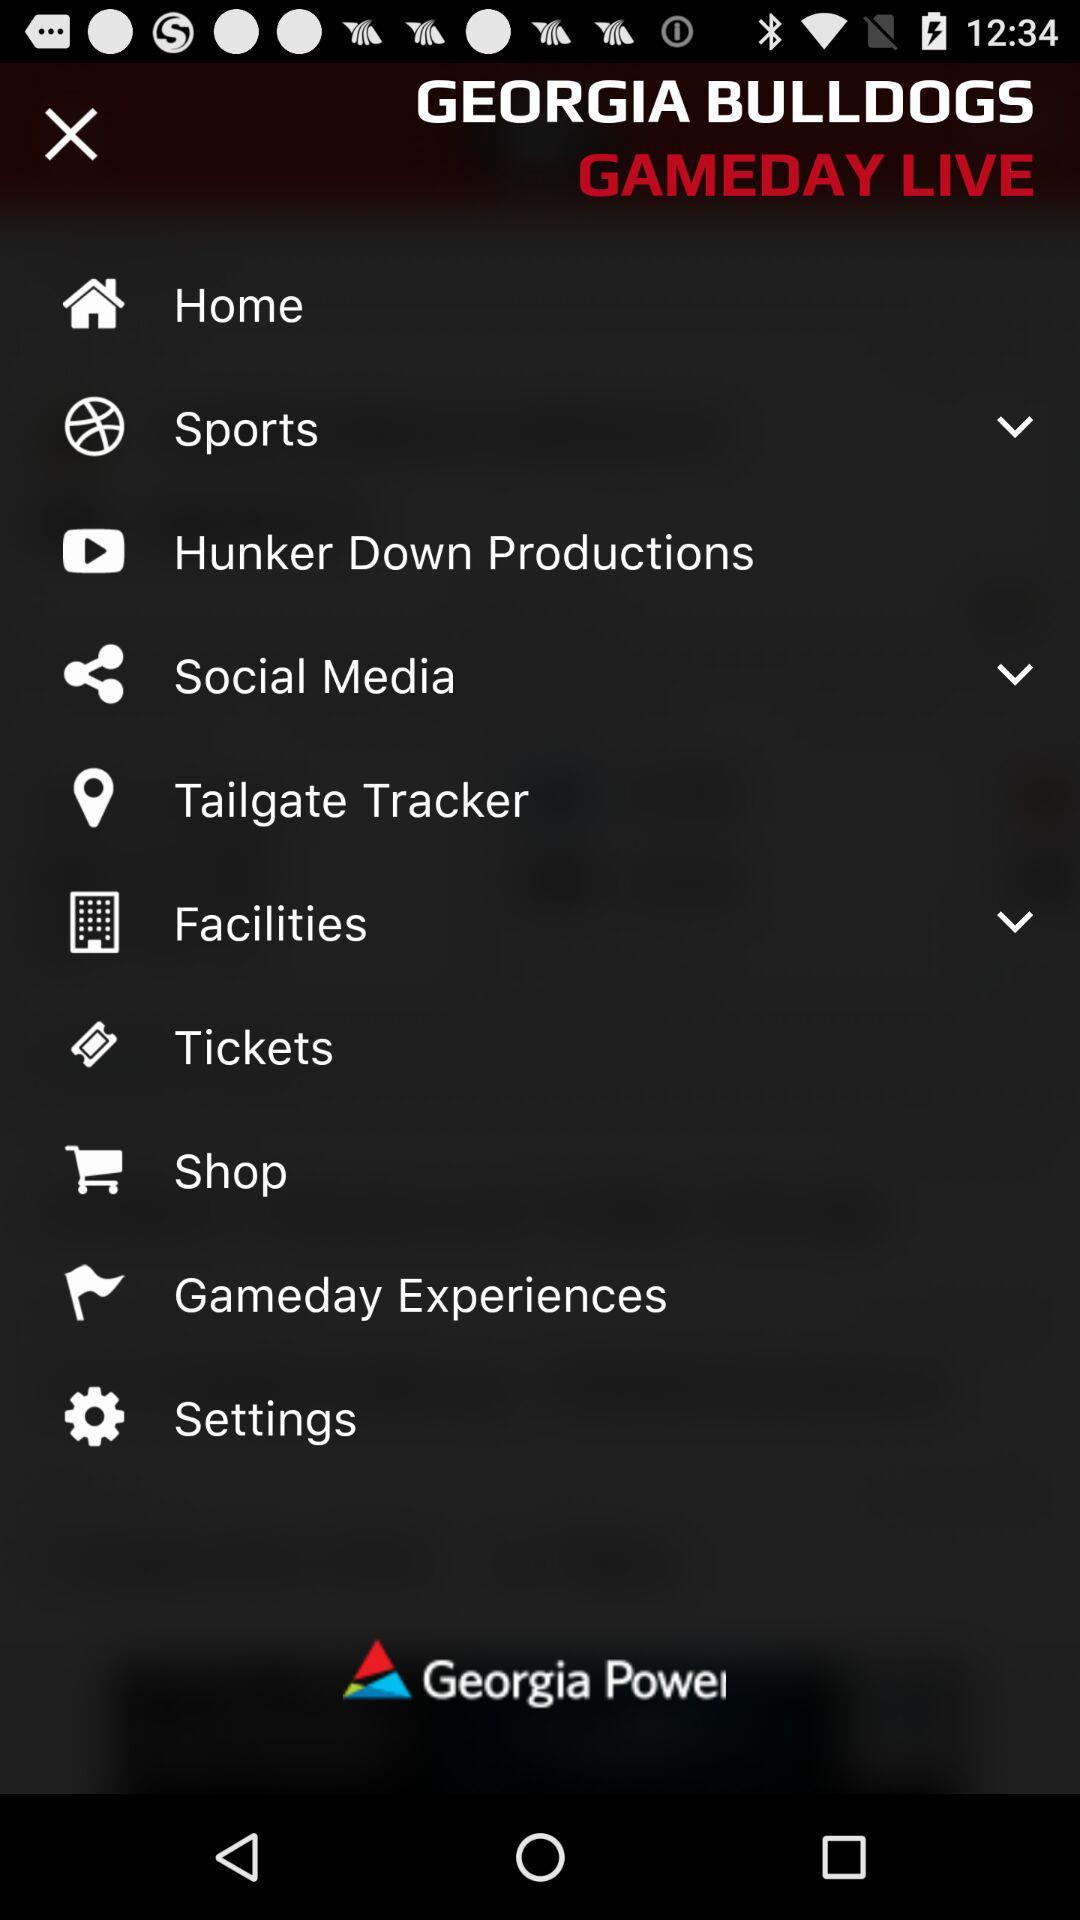  Describe the element at coordinates (70, 142) in the screenshot. I see `the close icon` at that location.